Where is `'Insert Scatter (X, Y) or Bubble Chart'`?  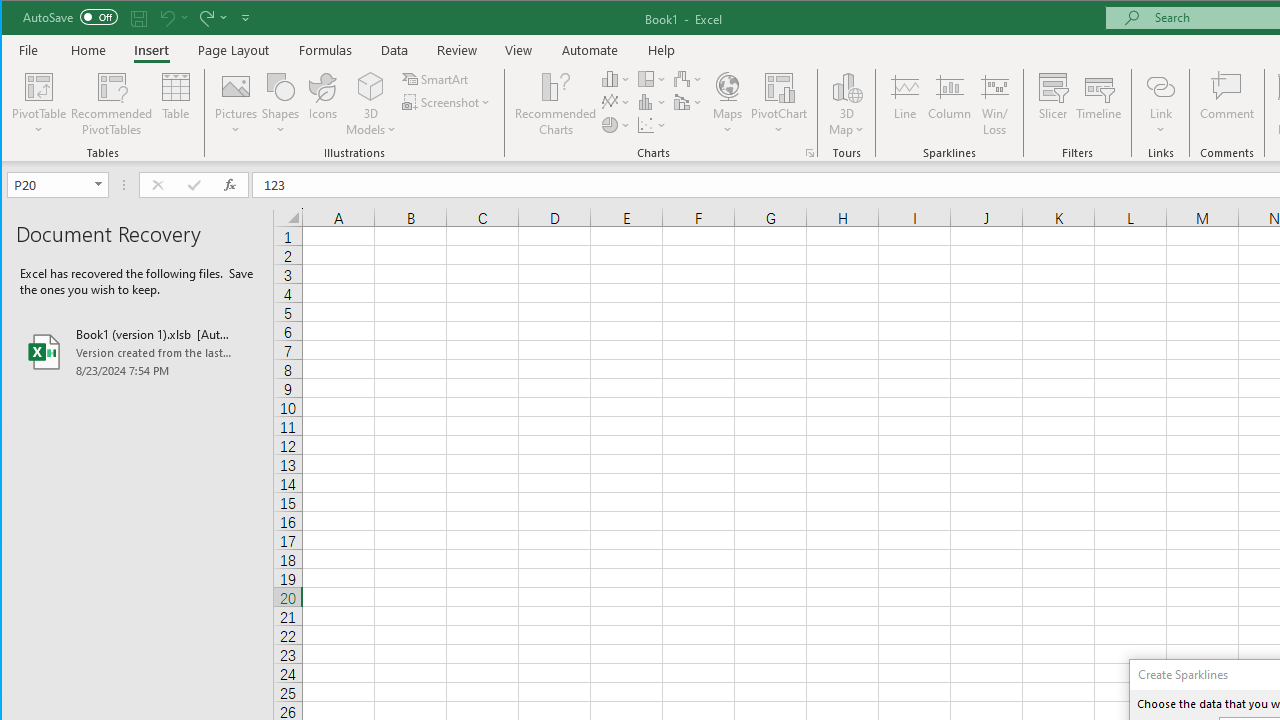 'Insert Scatter (X, Y) or Bubble Chart' is located at coordinates (652, 125).